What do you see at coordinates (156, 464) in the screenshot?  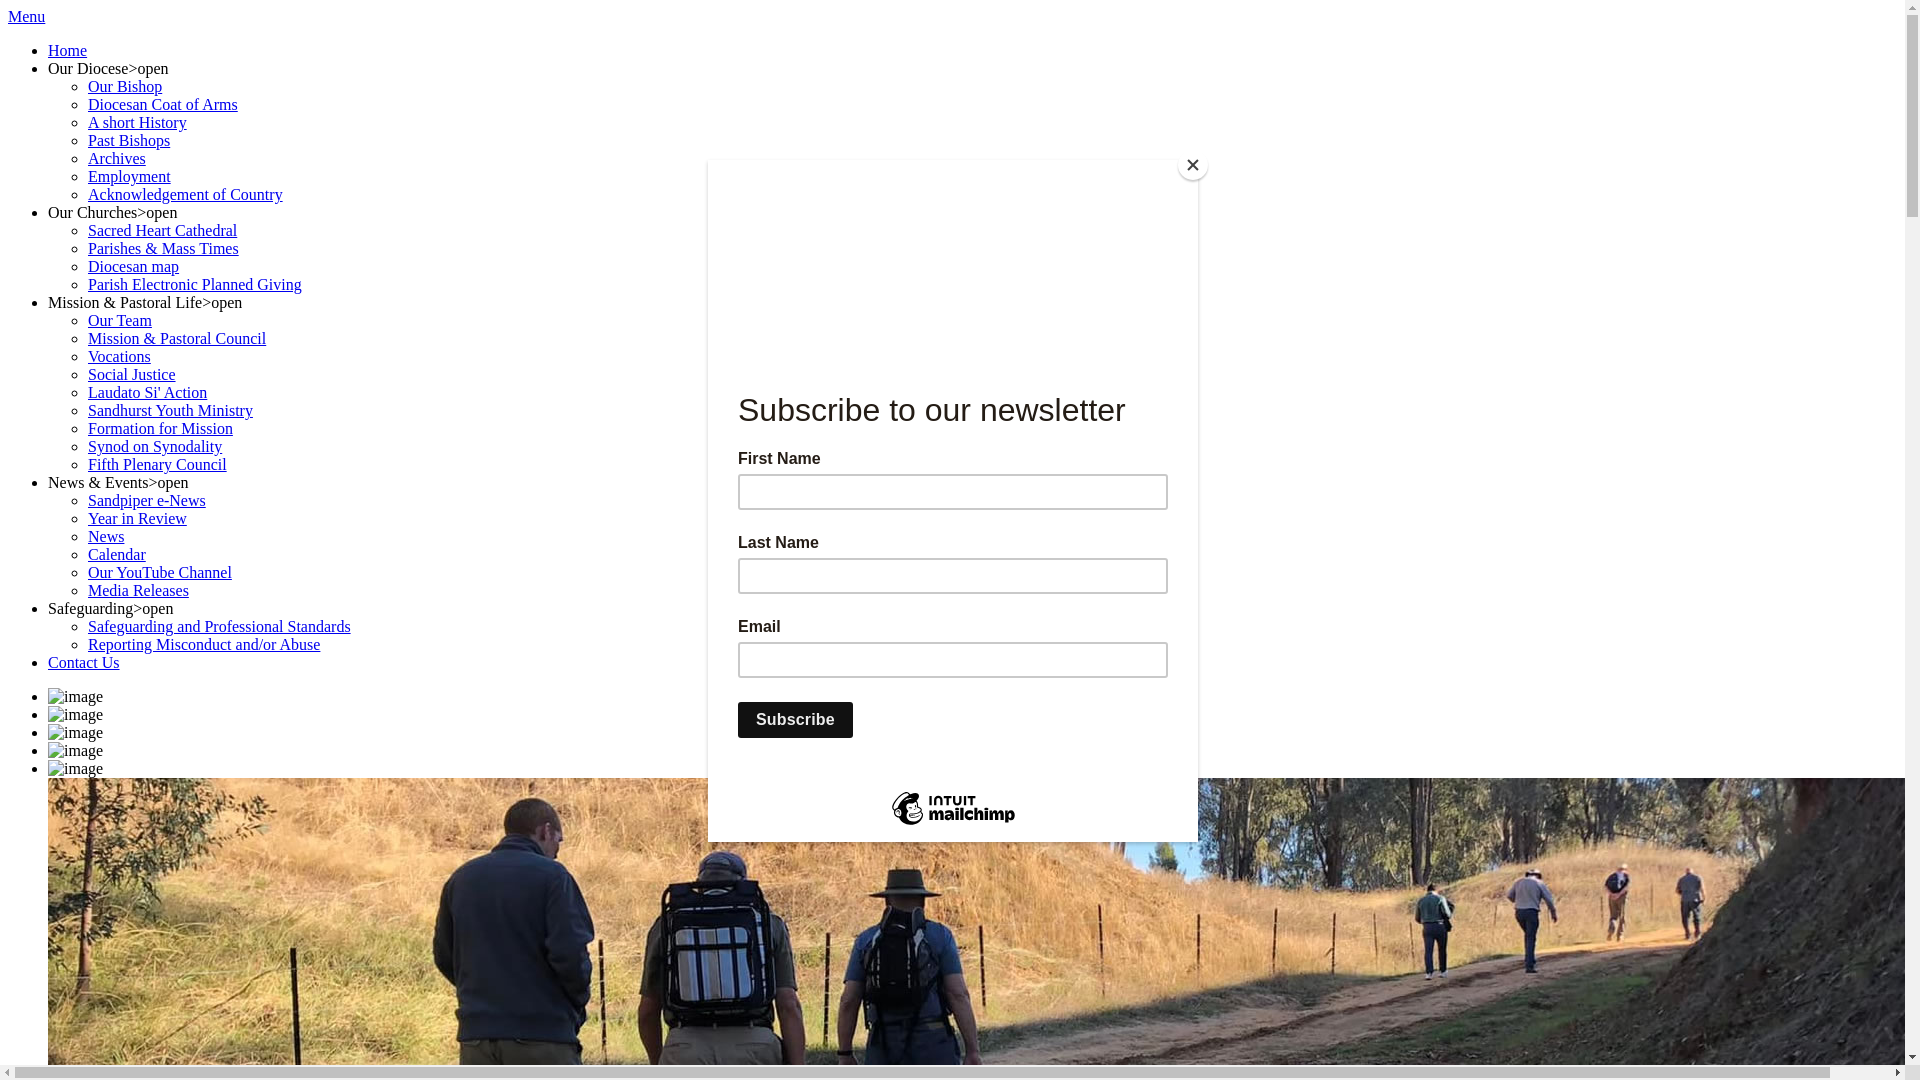 I see `'Fifth Plenary Council'` at bounding box center [156, 464].